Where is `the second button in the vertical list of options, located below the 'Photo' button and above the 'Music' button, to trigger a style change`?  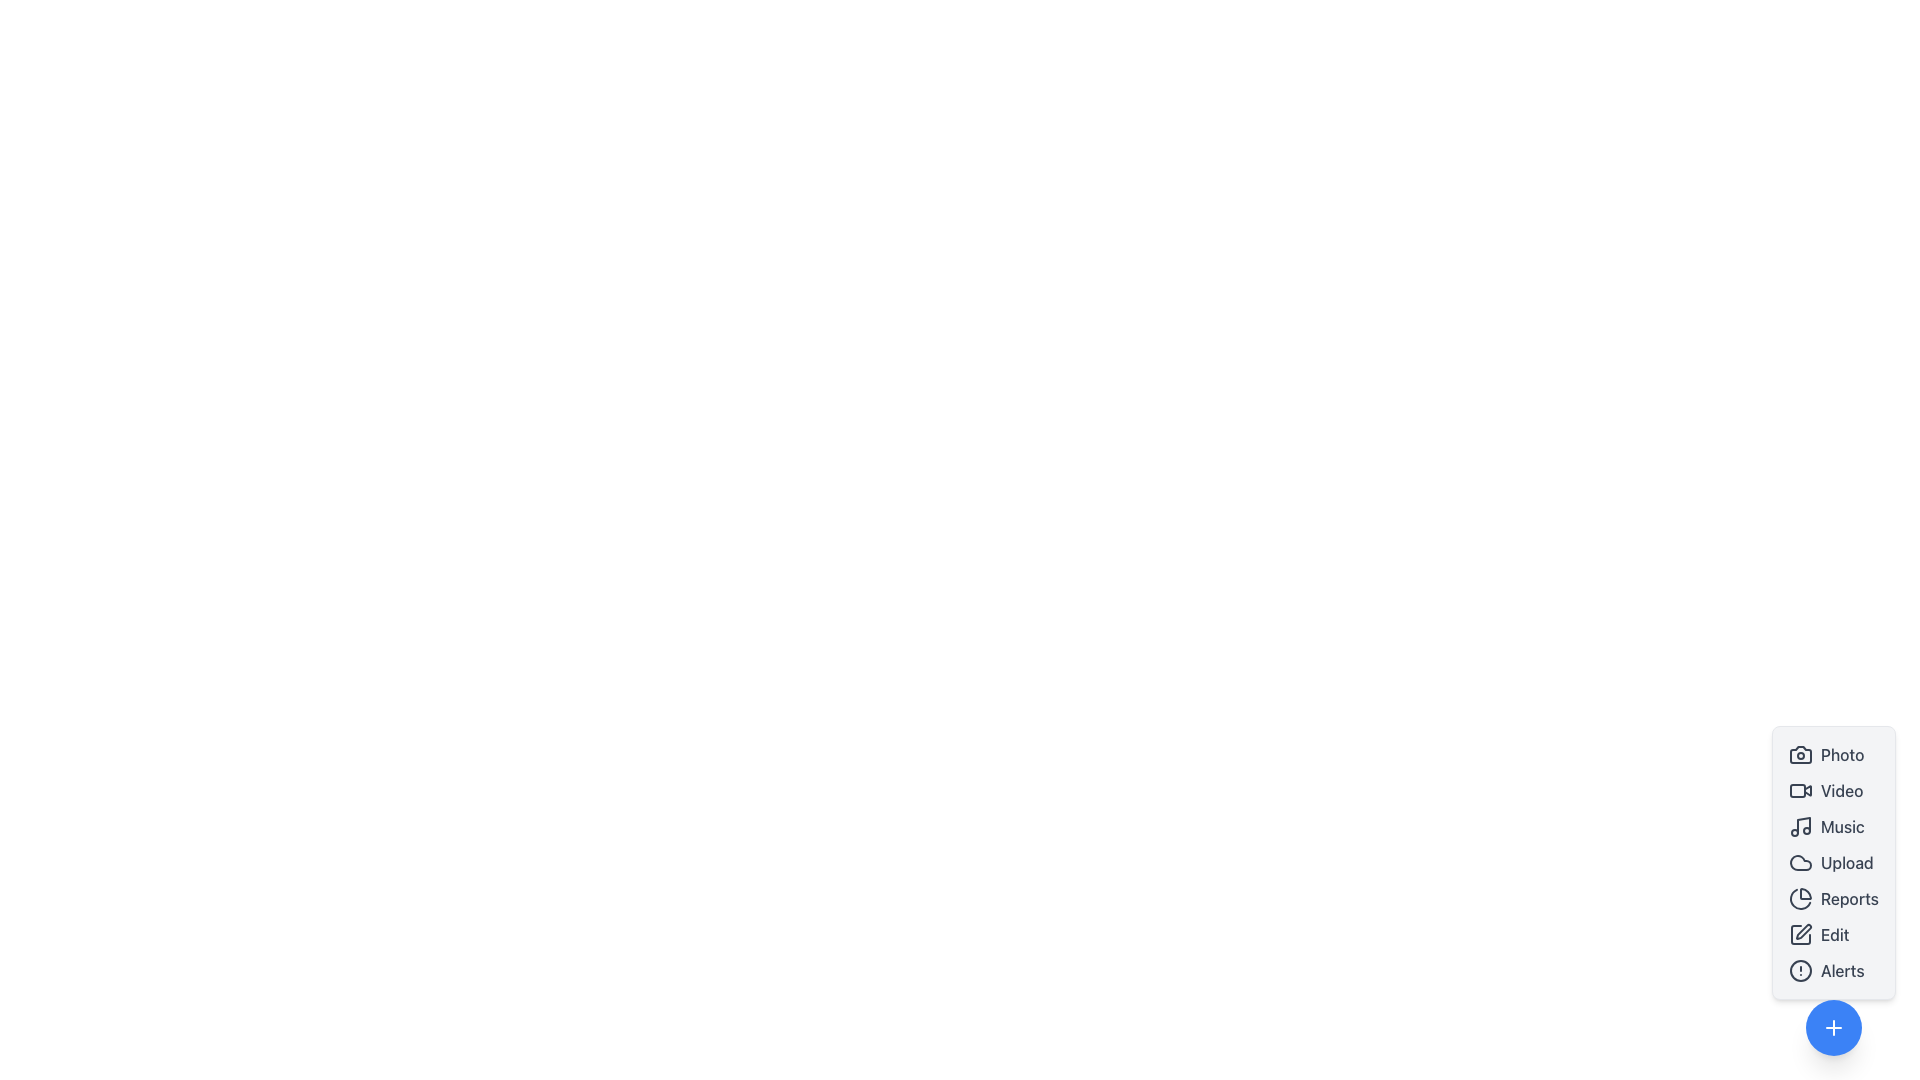
the second button in the vertical list of options, located below the 'Photo' button and above the 'Music' button, to trigger a style change is located at coordinates (1826, 789).